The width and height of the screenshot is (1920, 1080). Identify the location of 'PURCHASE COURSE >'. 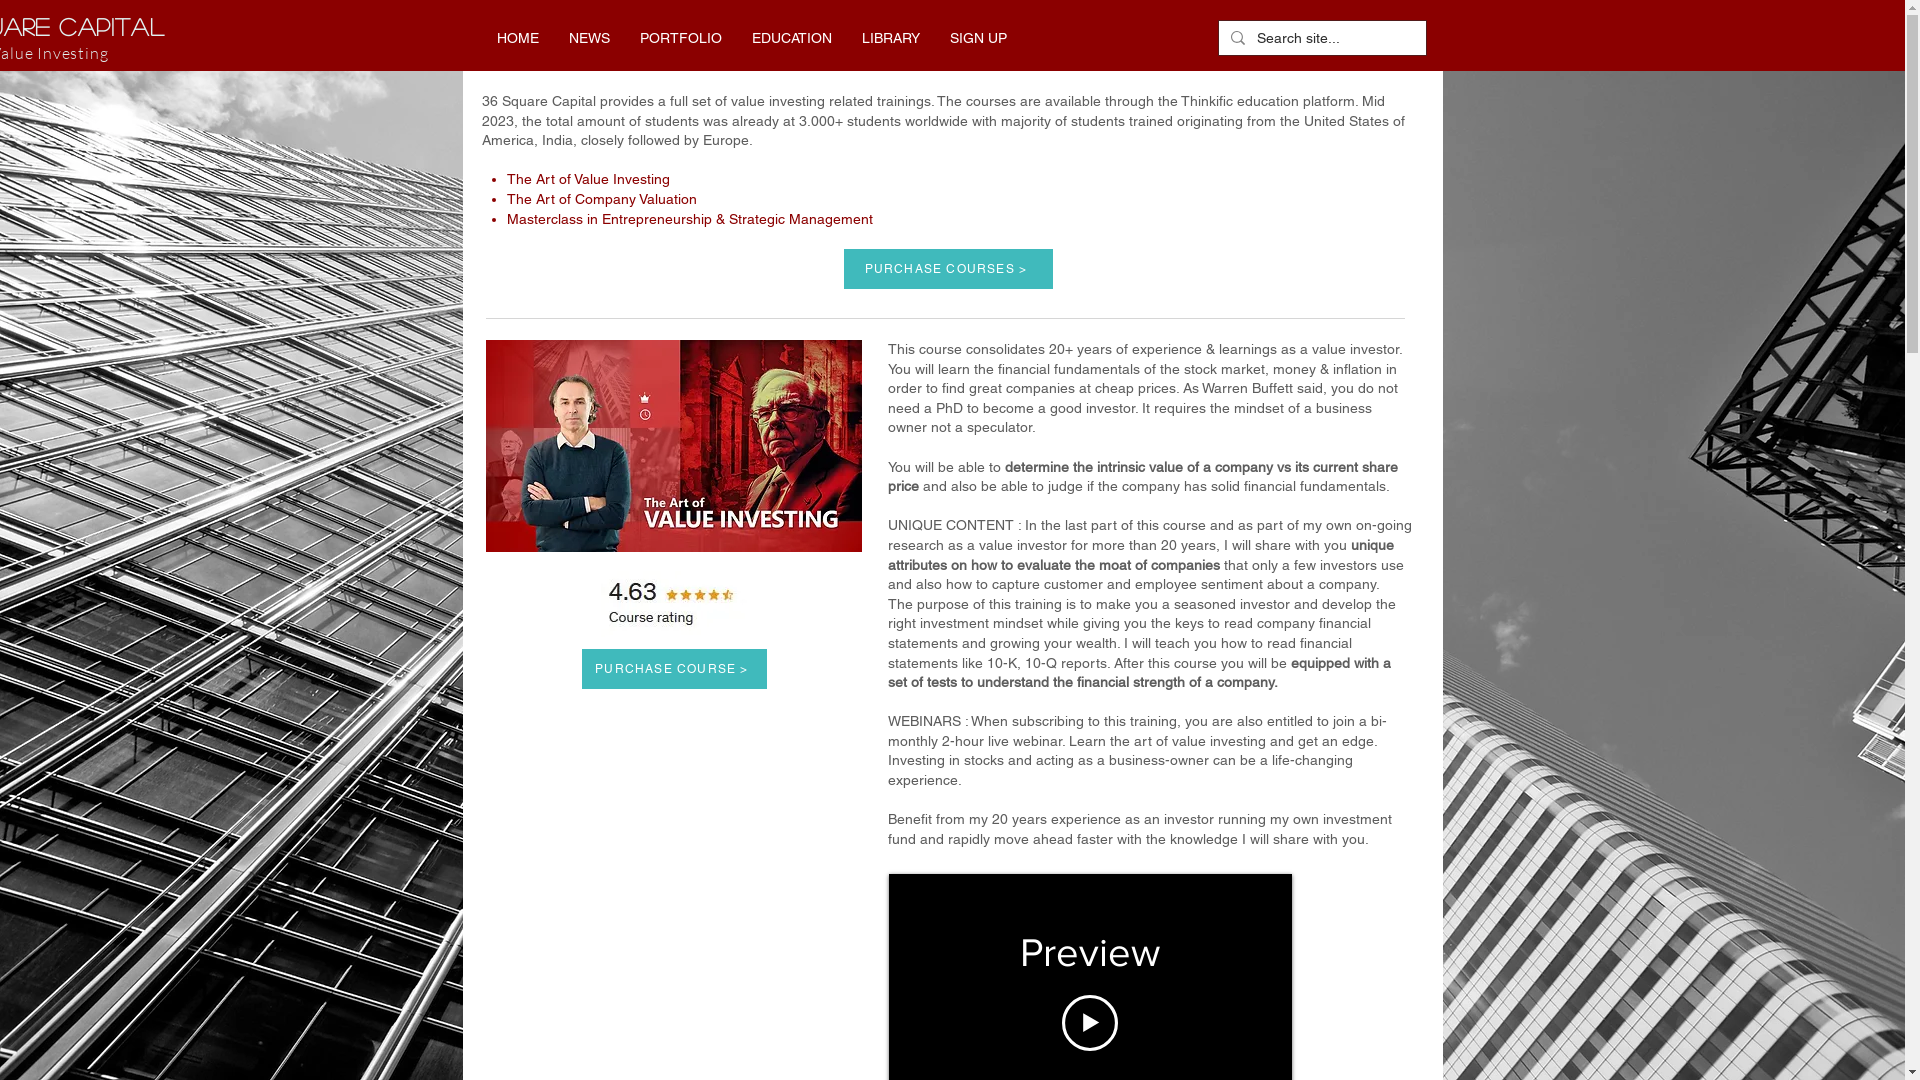
(674, 668).